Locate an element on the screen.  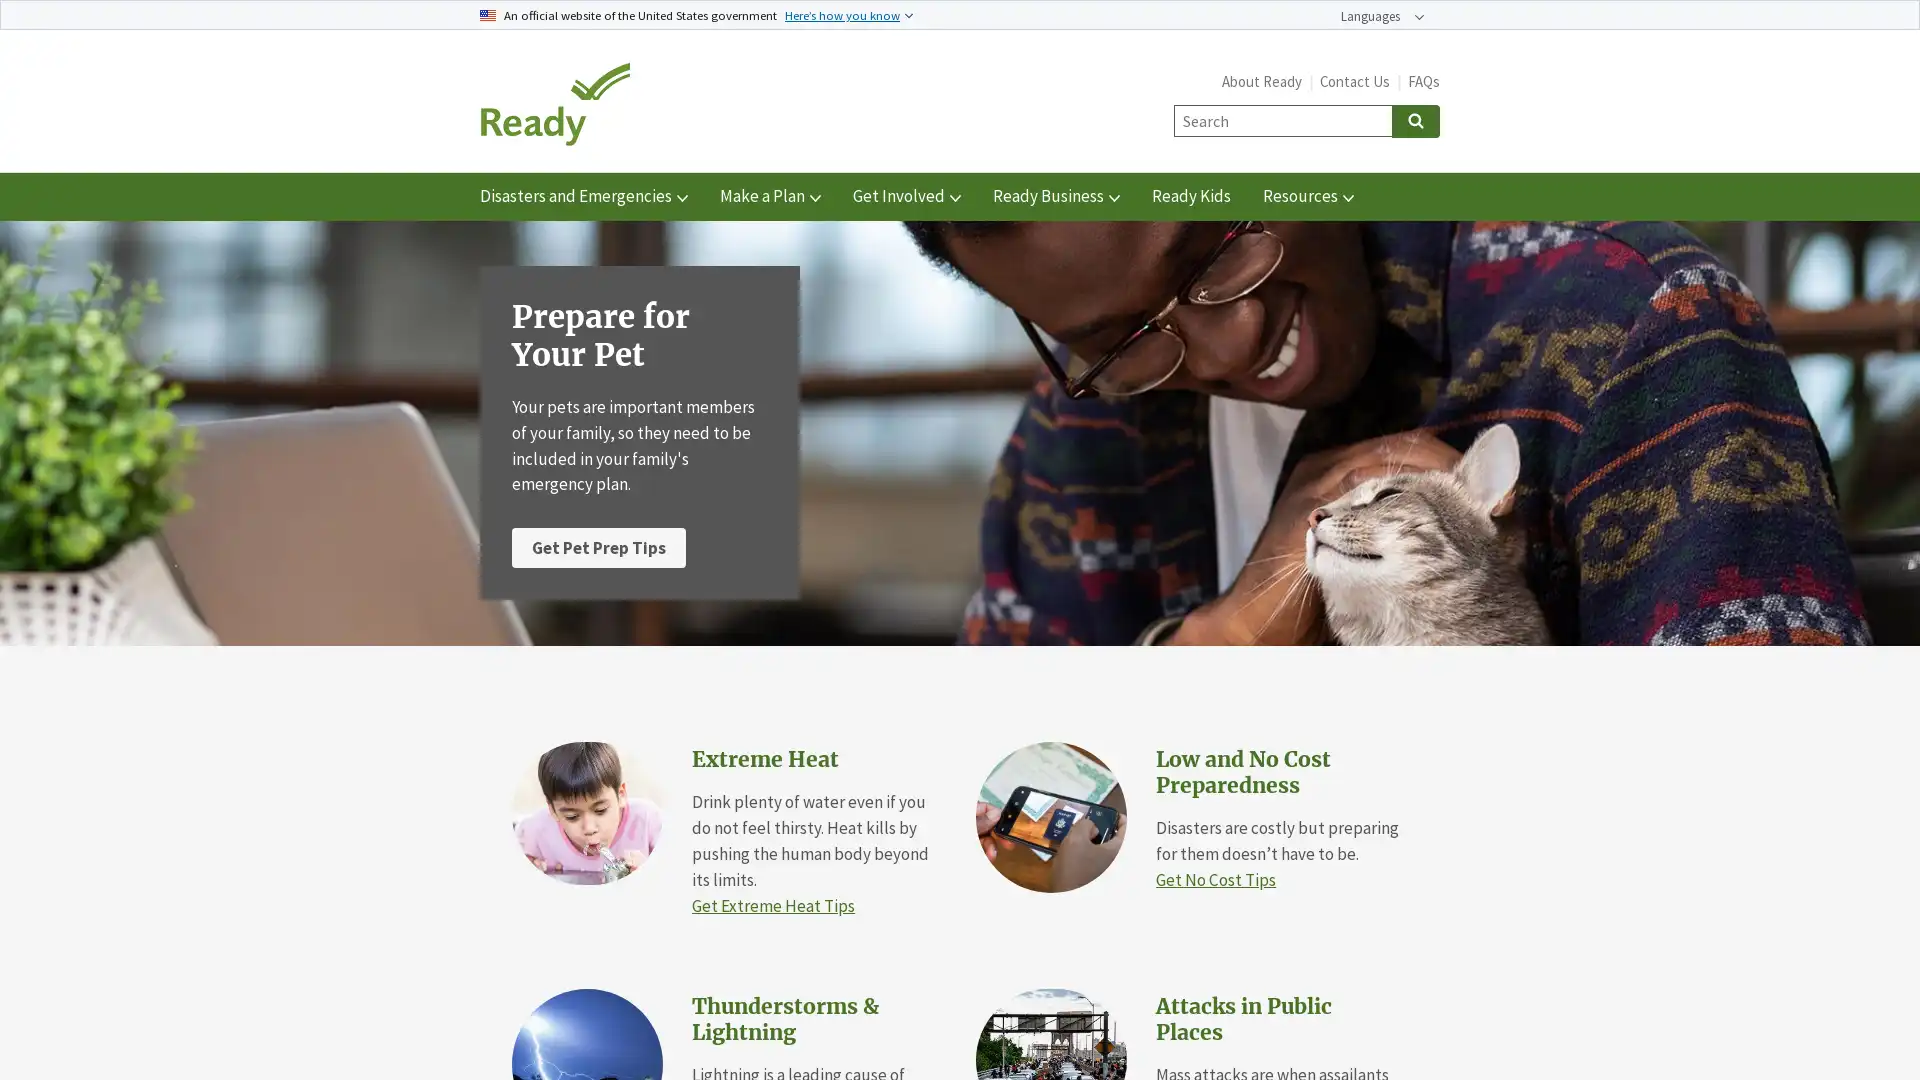
Disasters and Emergencies is located at coordinates (583, 196).